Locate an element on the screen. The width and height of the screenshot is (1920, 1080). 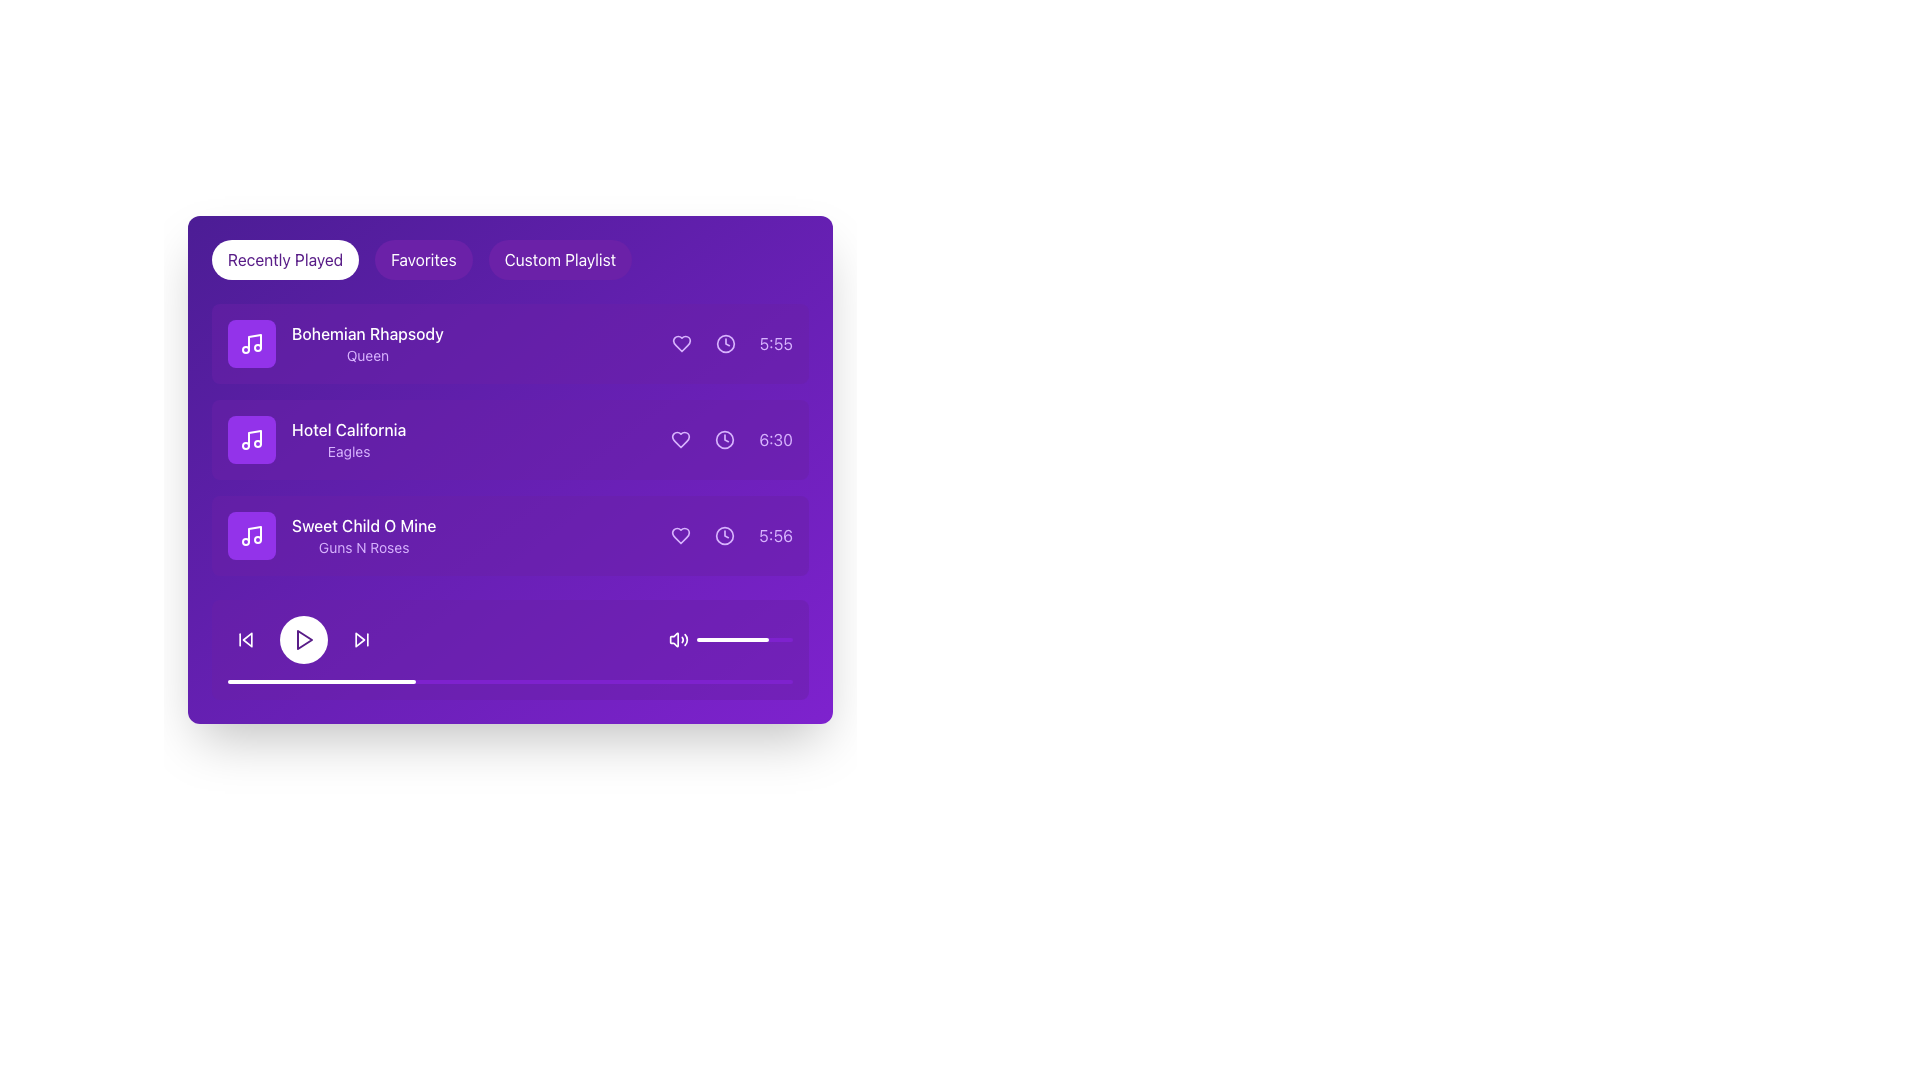
the 'Recently Played' button, which is a rounded rectangular button with a white background and purple text is located at coordinates (284, 258).